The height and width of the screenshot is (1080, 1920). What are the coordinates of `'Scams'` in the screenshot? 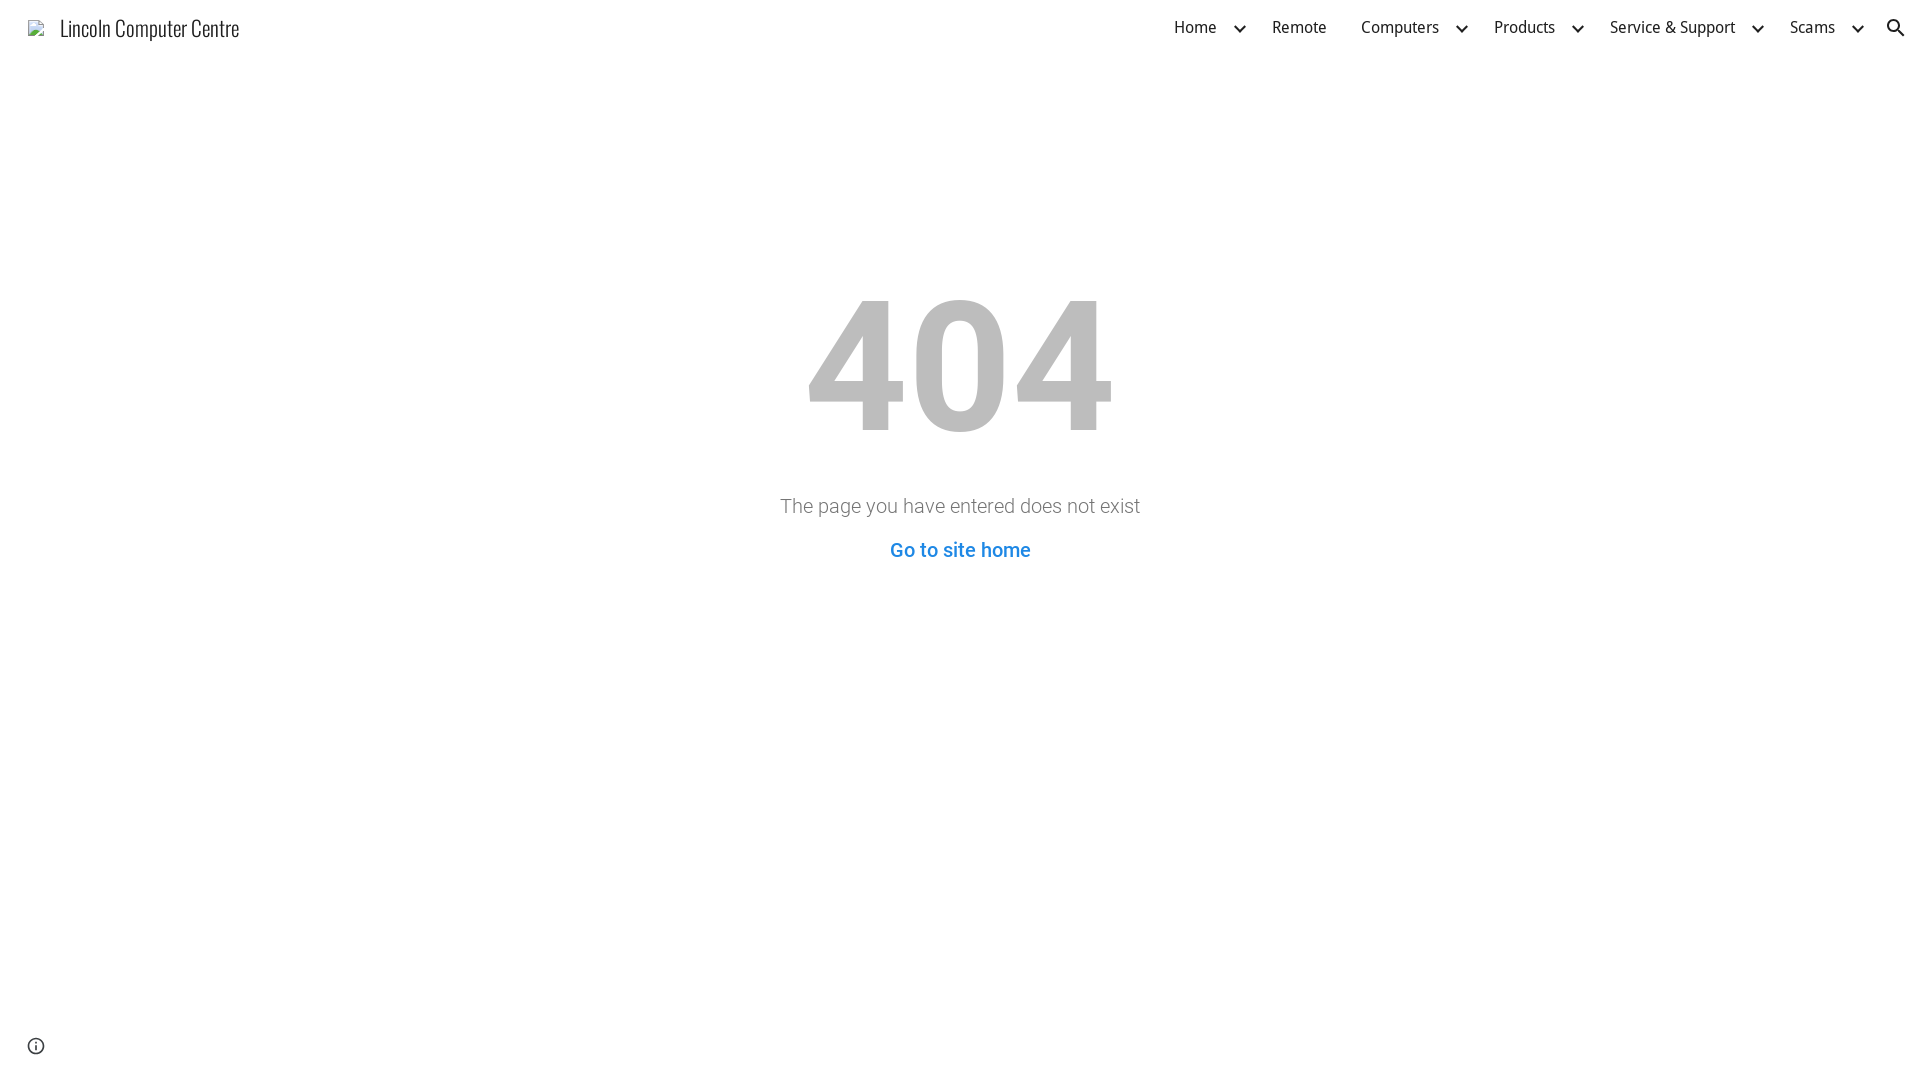 It's located at (1812, 27).